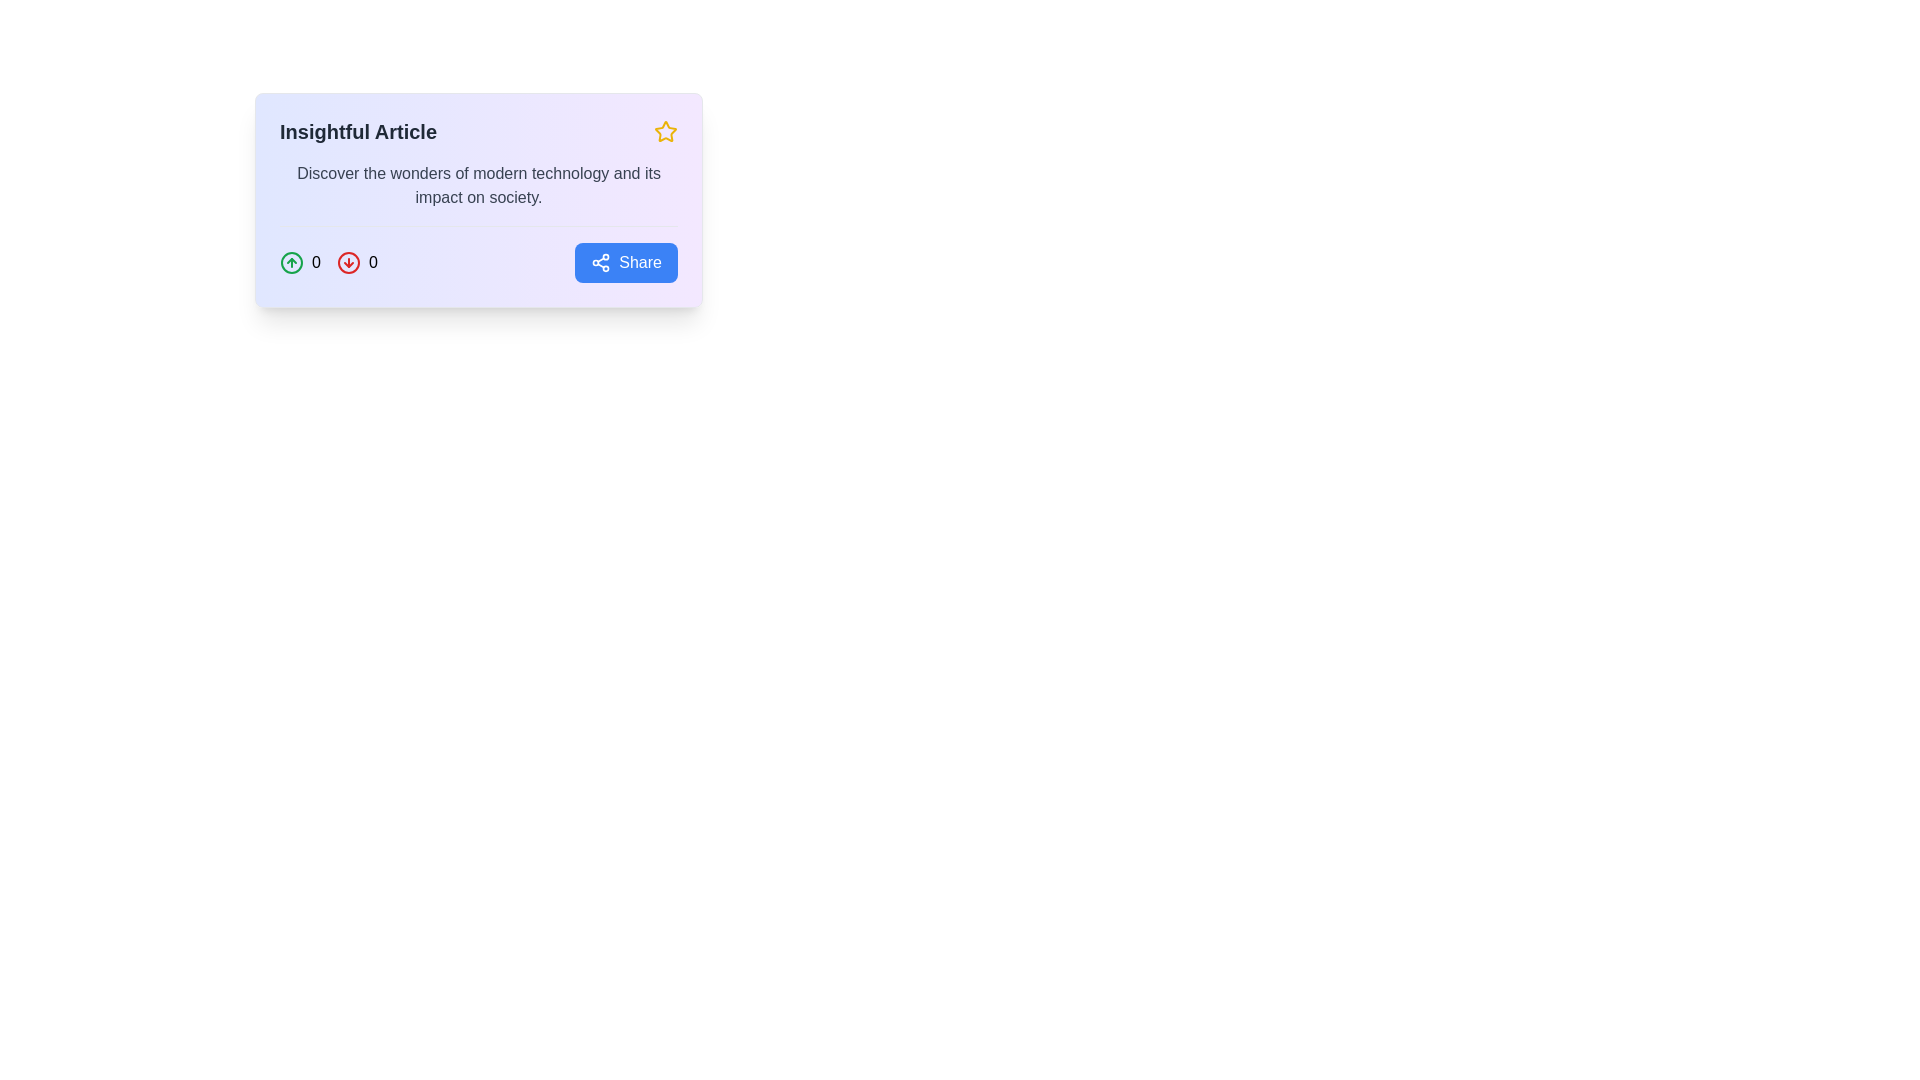  Describe the element at coordinates (299, 261) in the screenshot. I see `the green circular button with an upward arrow and the number '0' to register an upvote` at that location.